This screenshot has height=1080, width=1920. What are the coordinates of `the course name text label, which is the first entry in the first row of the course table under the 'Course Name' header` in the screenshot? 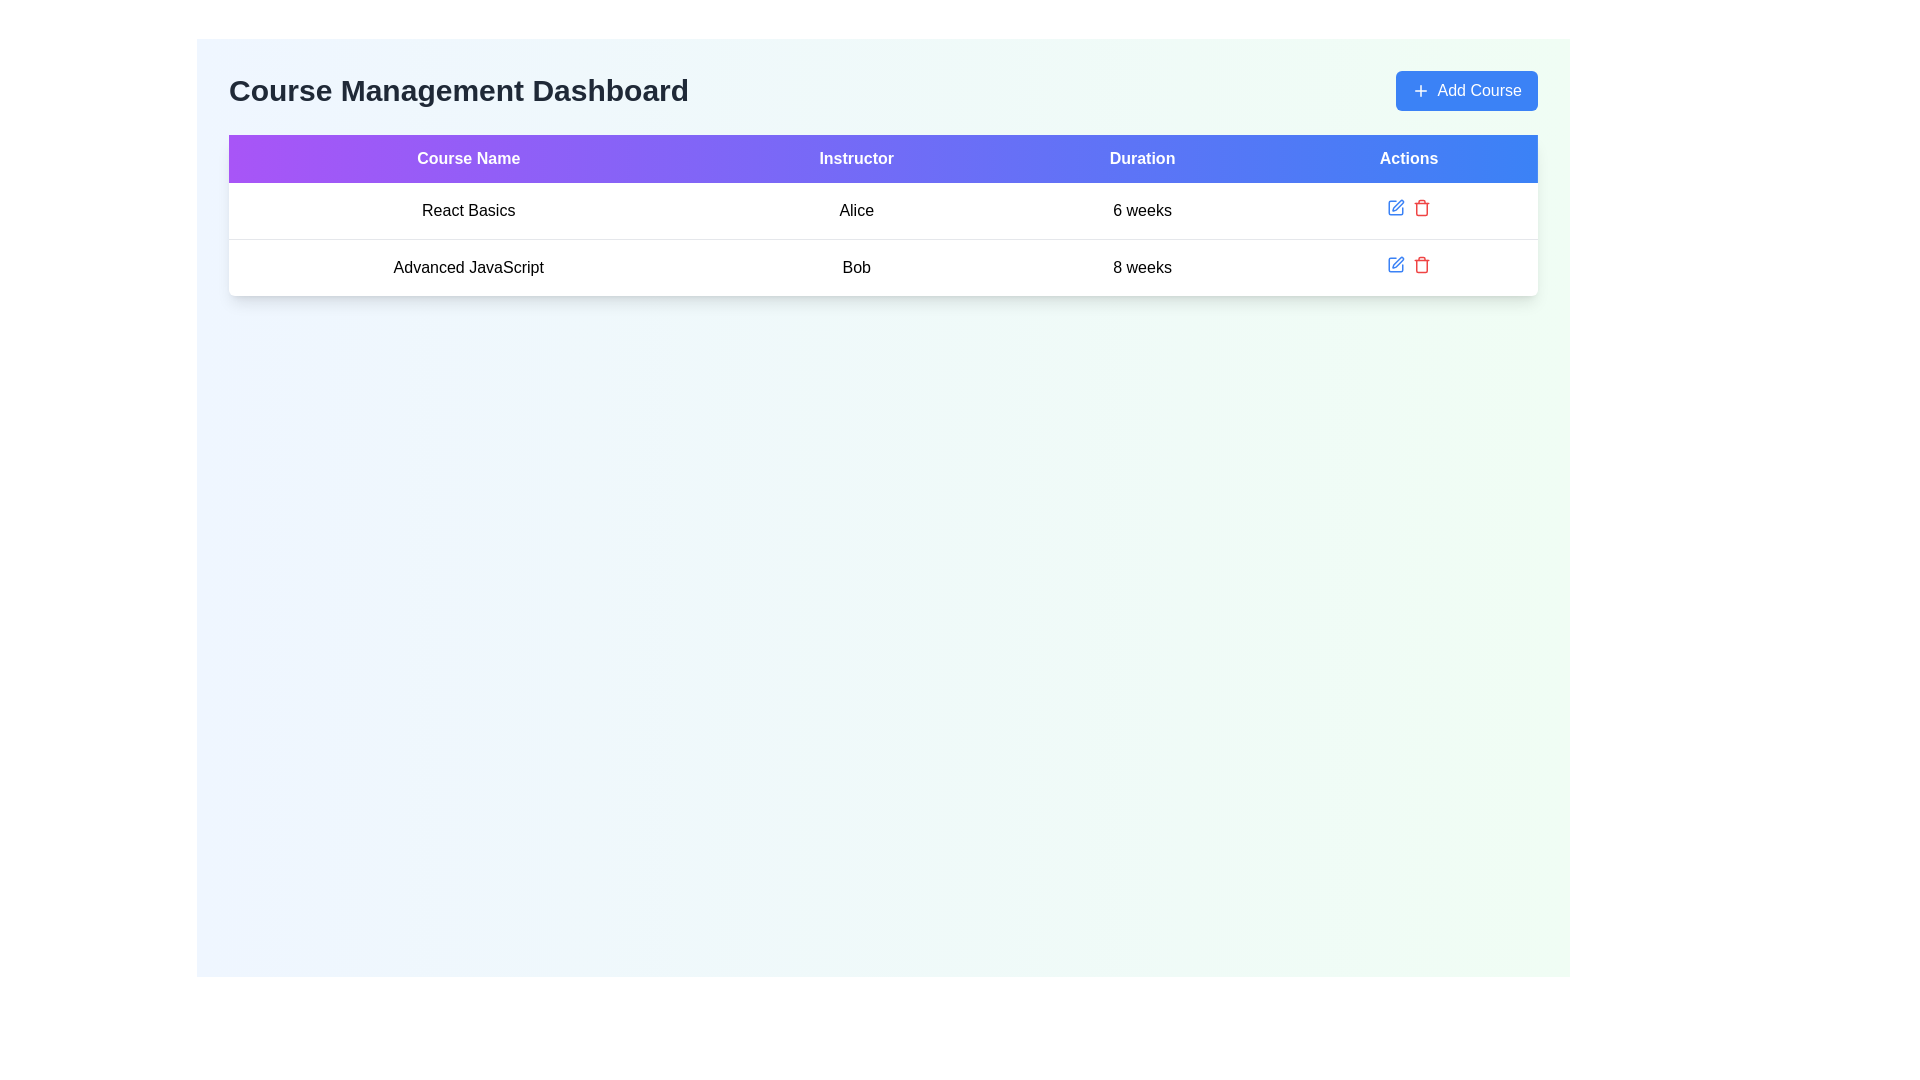 It's located at (467, 211).